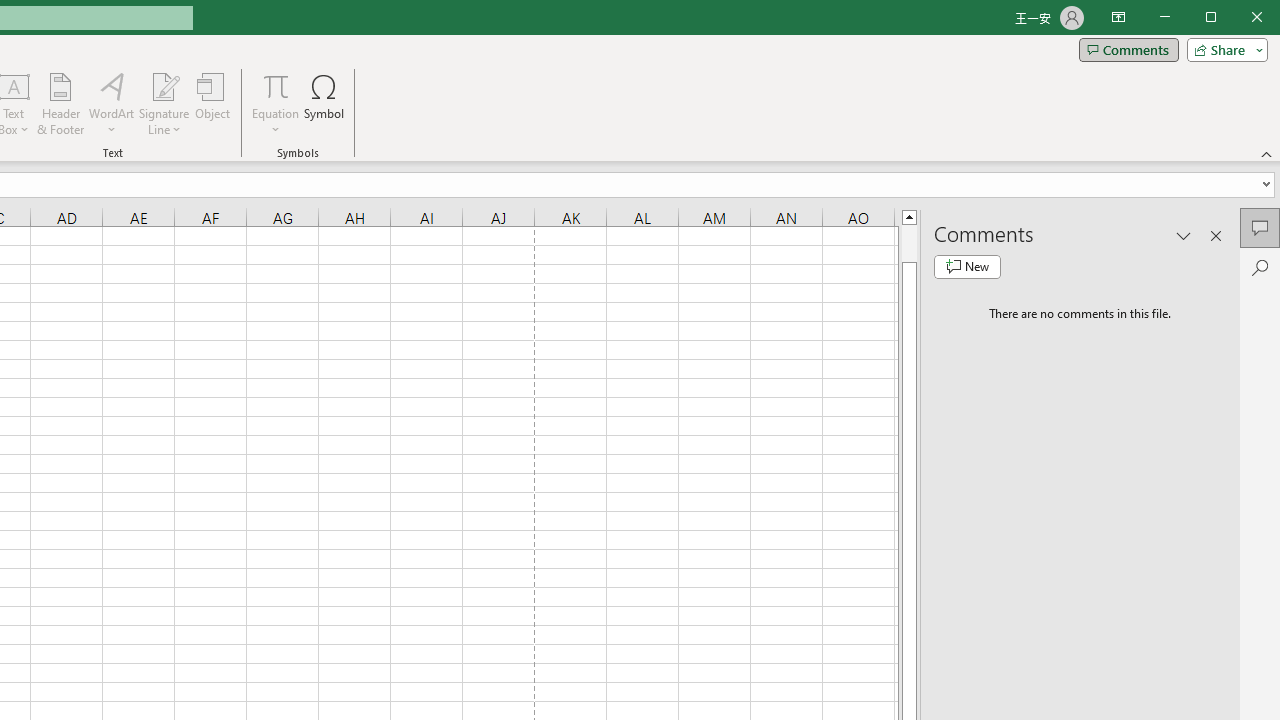 Image resolution: width=1280 pixels, height=720 pixels. I want to click on 'Line up', so click(908, 216).